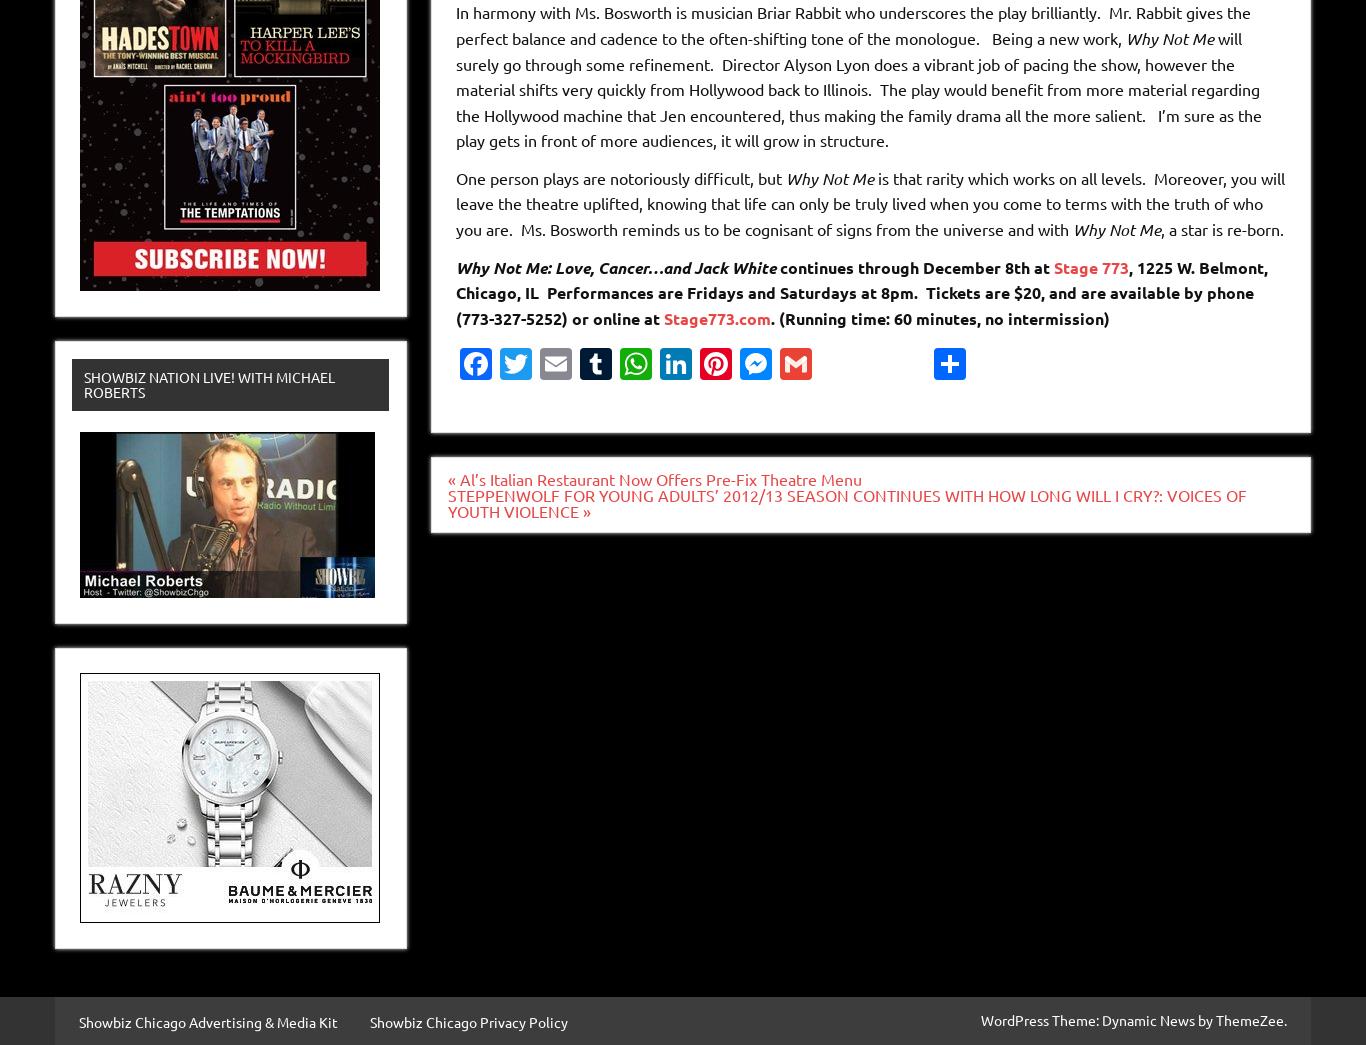 The width and height of the screenshot is (1366, 1045). I want to click on 'Twitter', so click(546, 427).